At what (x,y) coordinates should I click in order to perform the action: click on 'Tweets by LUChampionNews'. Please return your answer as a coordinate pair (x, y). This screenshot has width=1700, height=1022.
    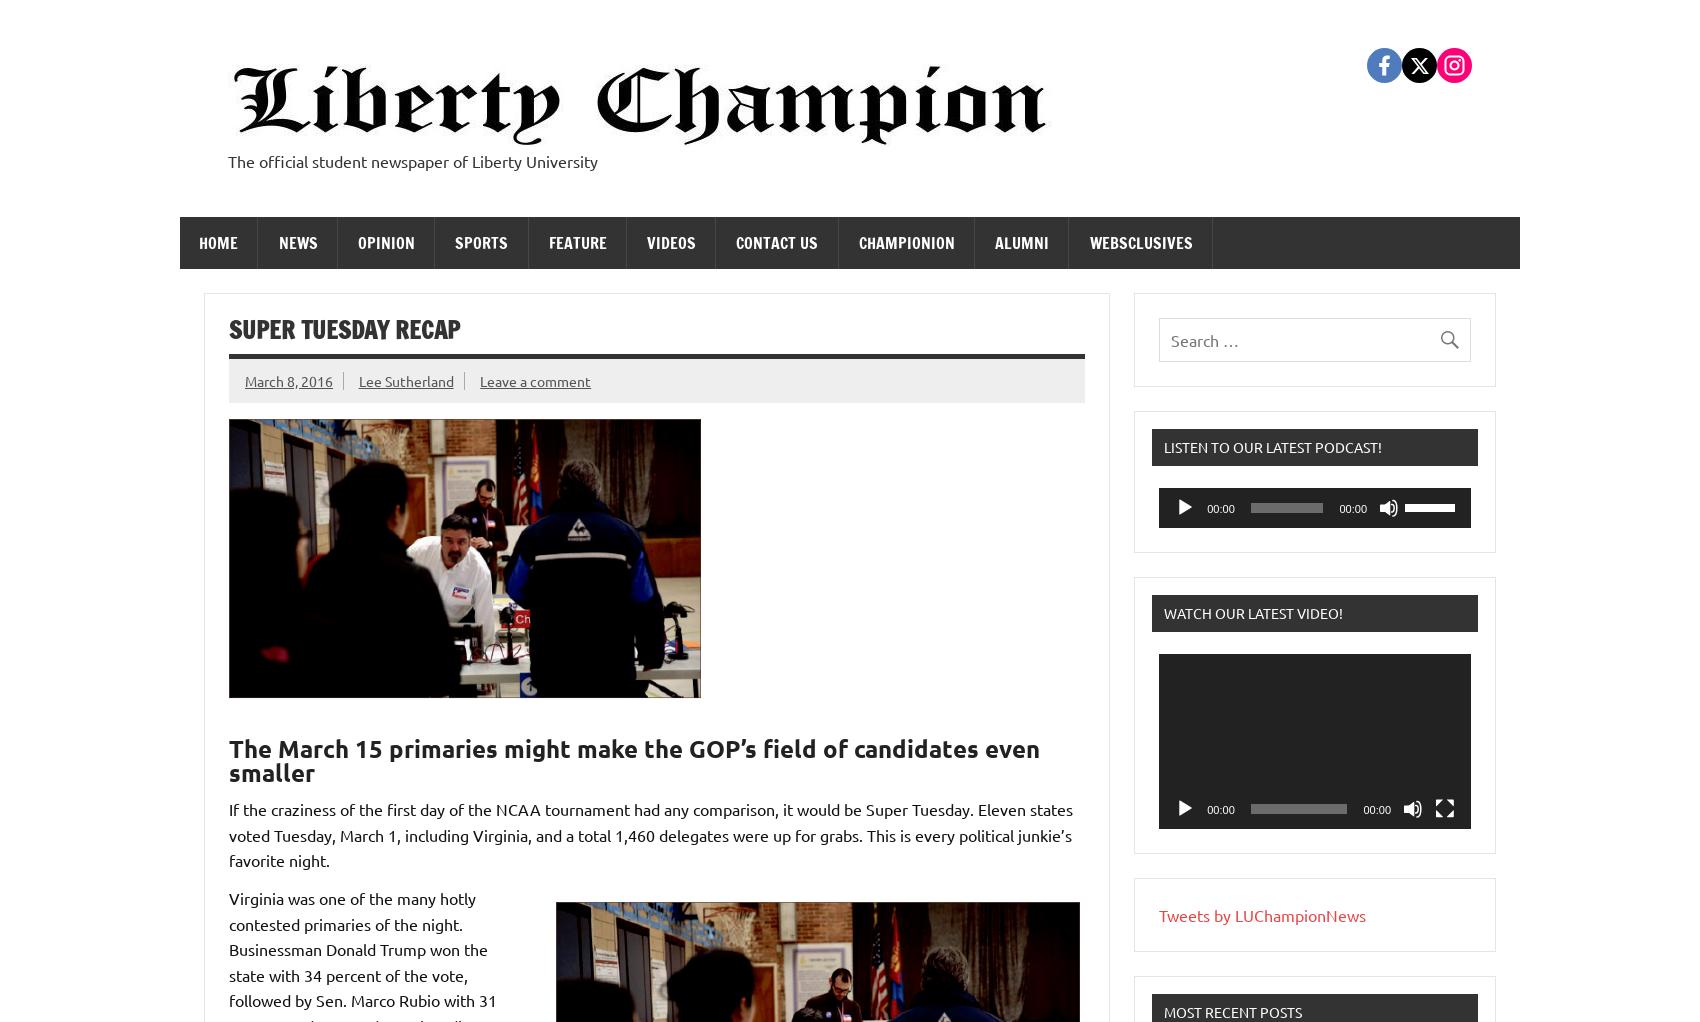
    Looking at the image, I should click on (1261, 914).